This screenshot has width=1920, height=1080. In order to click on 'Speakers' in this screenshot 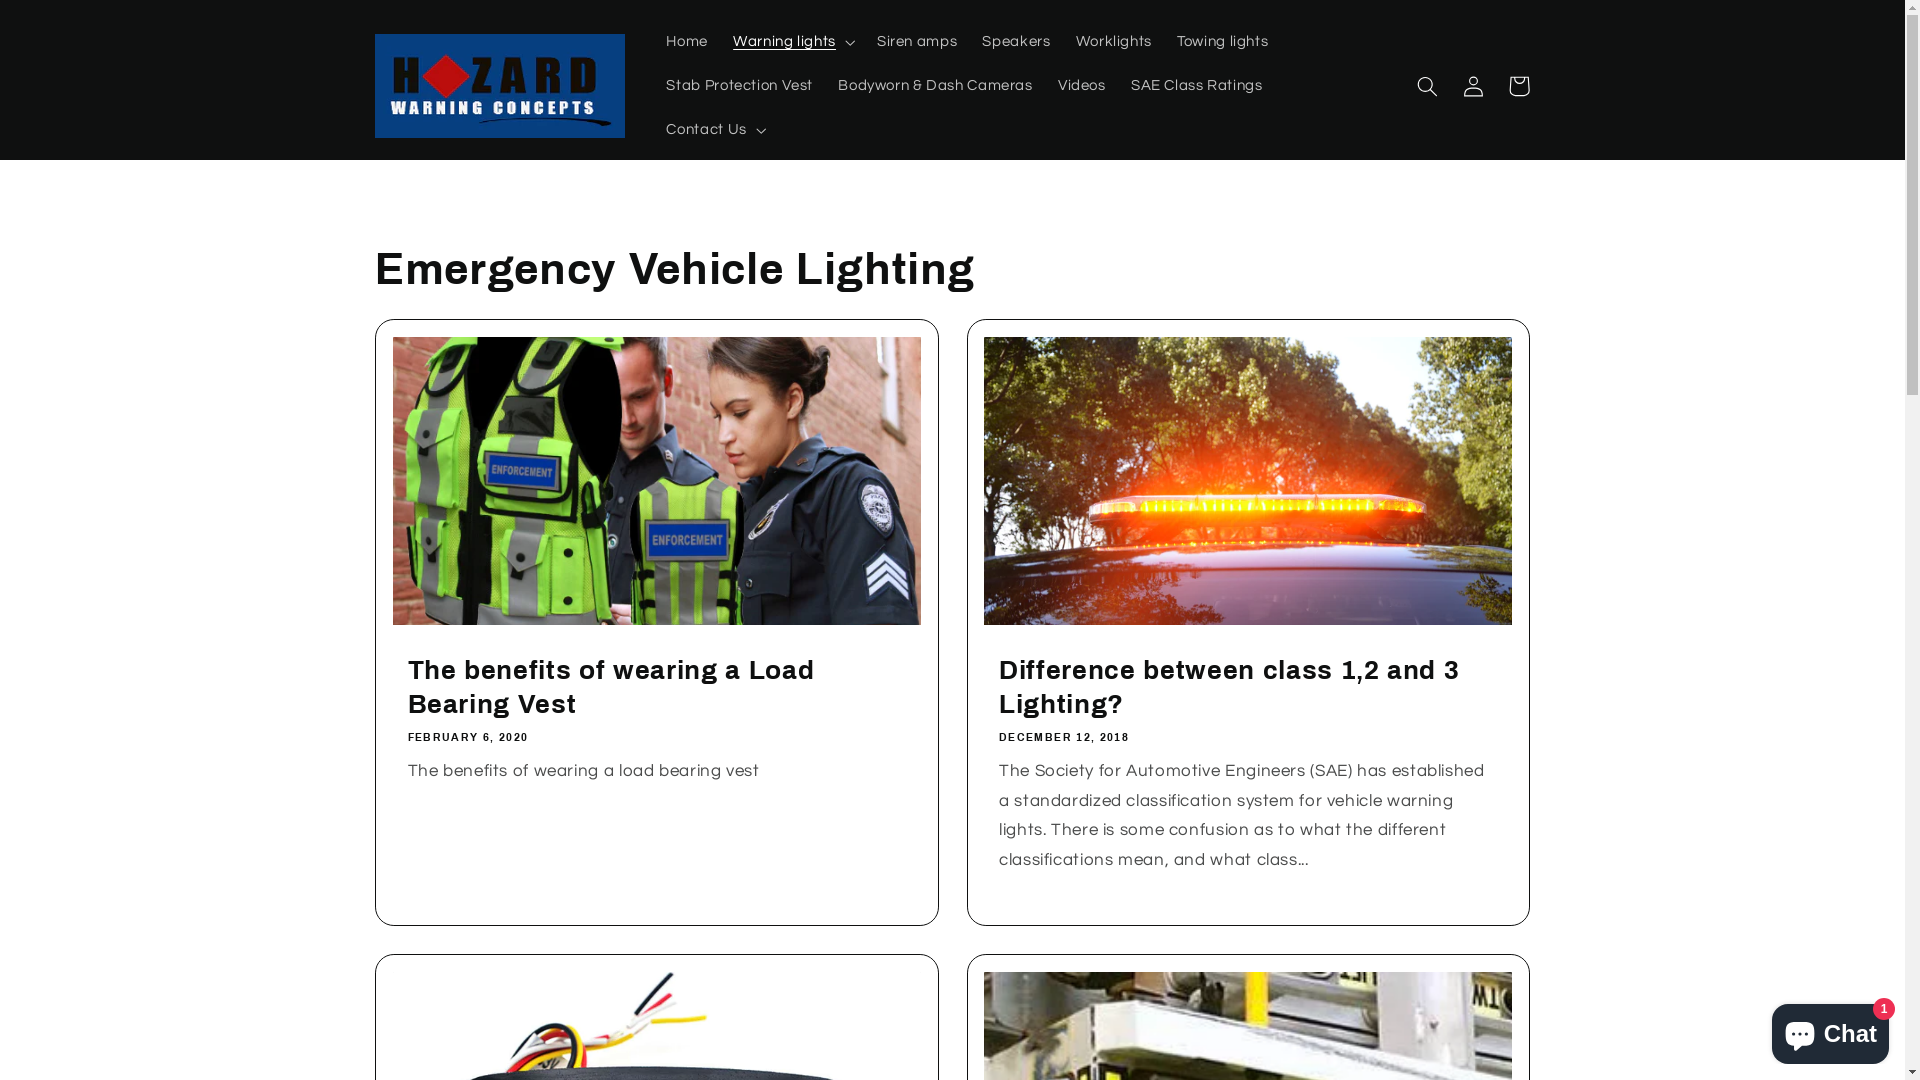, I will do `click(1016, 42)`.